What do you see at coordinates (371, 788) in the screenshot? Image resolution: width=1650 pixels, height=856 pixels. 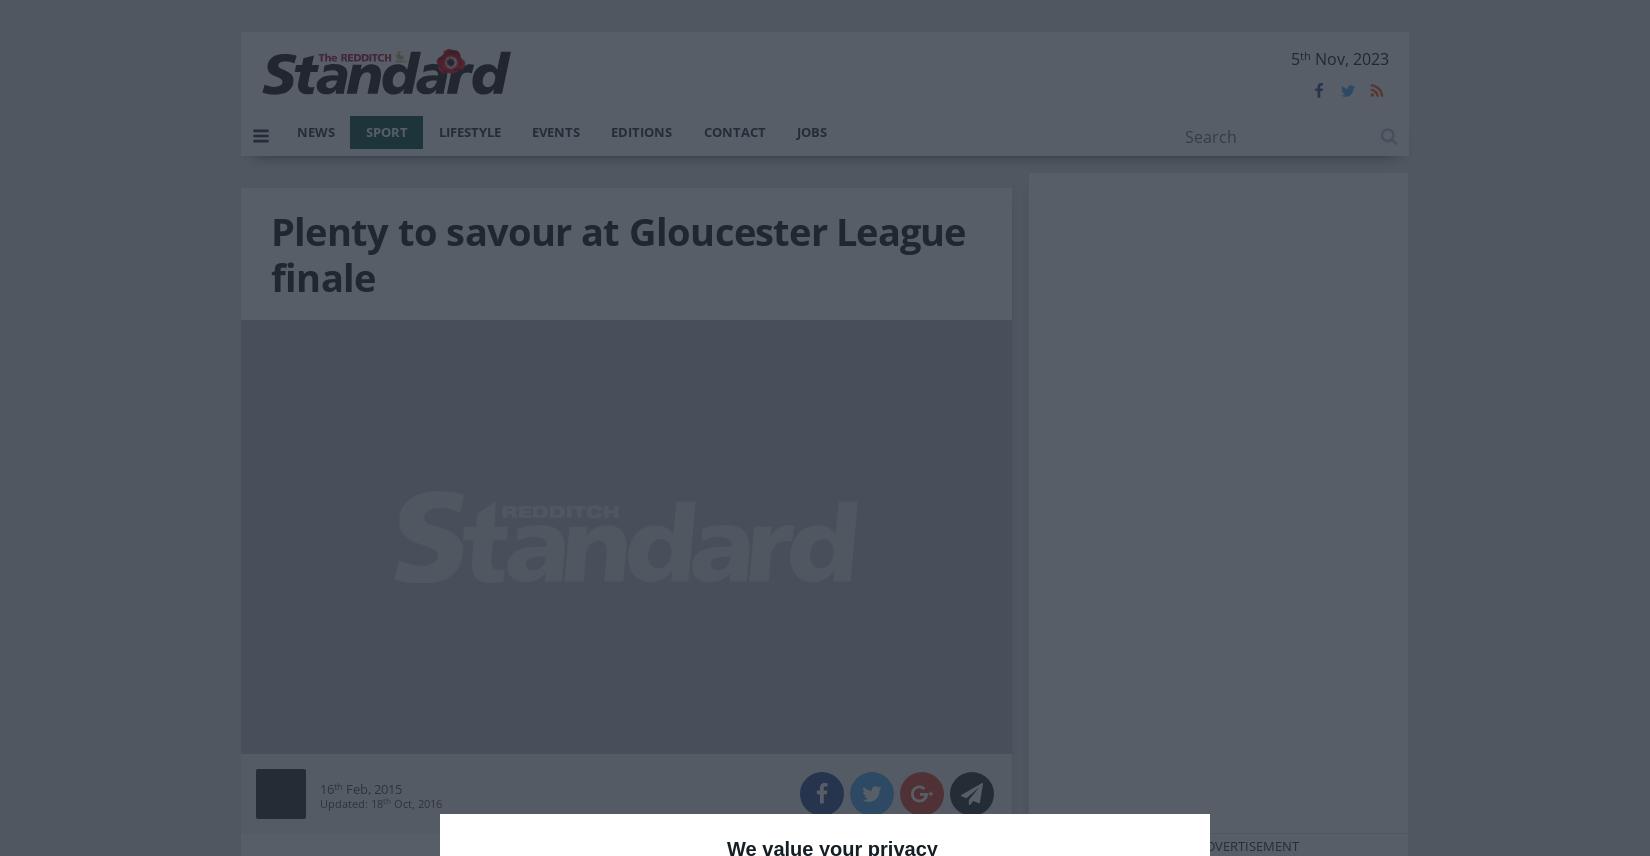 I see `'Feb, 2015'` at bounding box center [371, 788].